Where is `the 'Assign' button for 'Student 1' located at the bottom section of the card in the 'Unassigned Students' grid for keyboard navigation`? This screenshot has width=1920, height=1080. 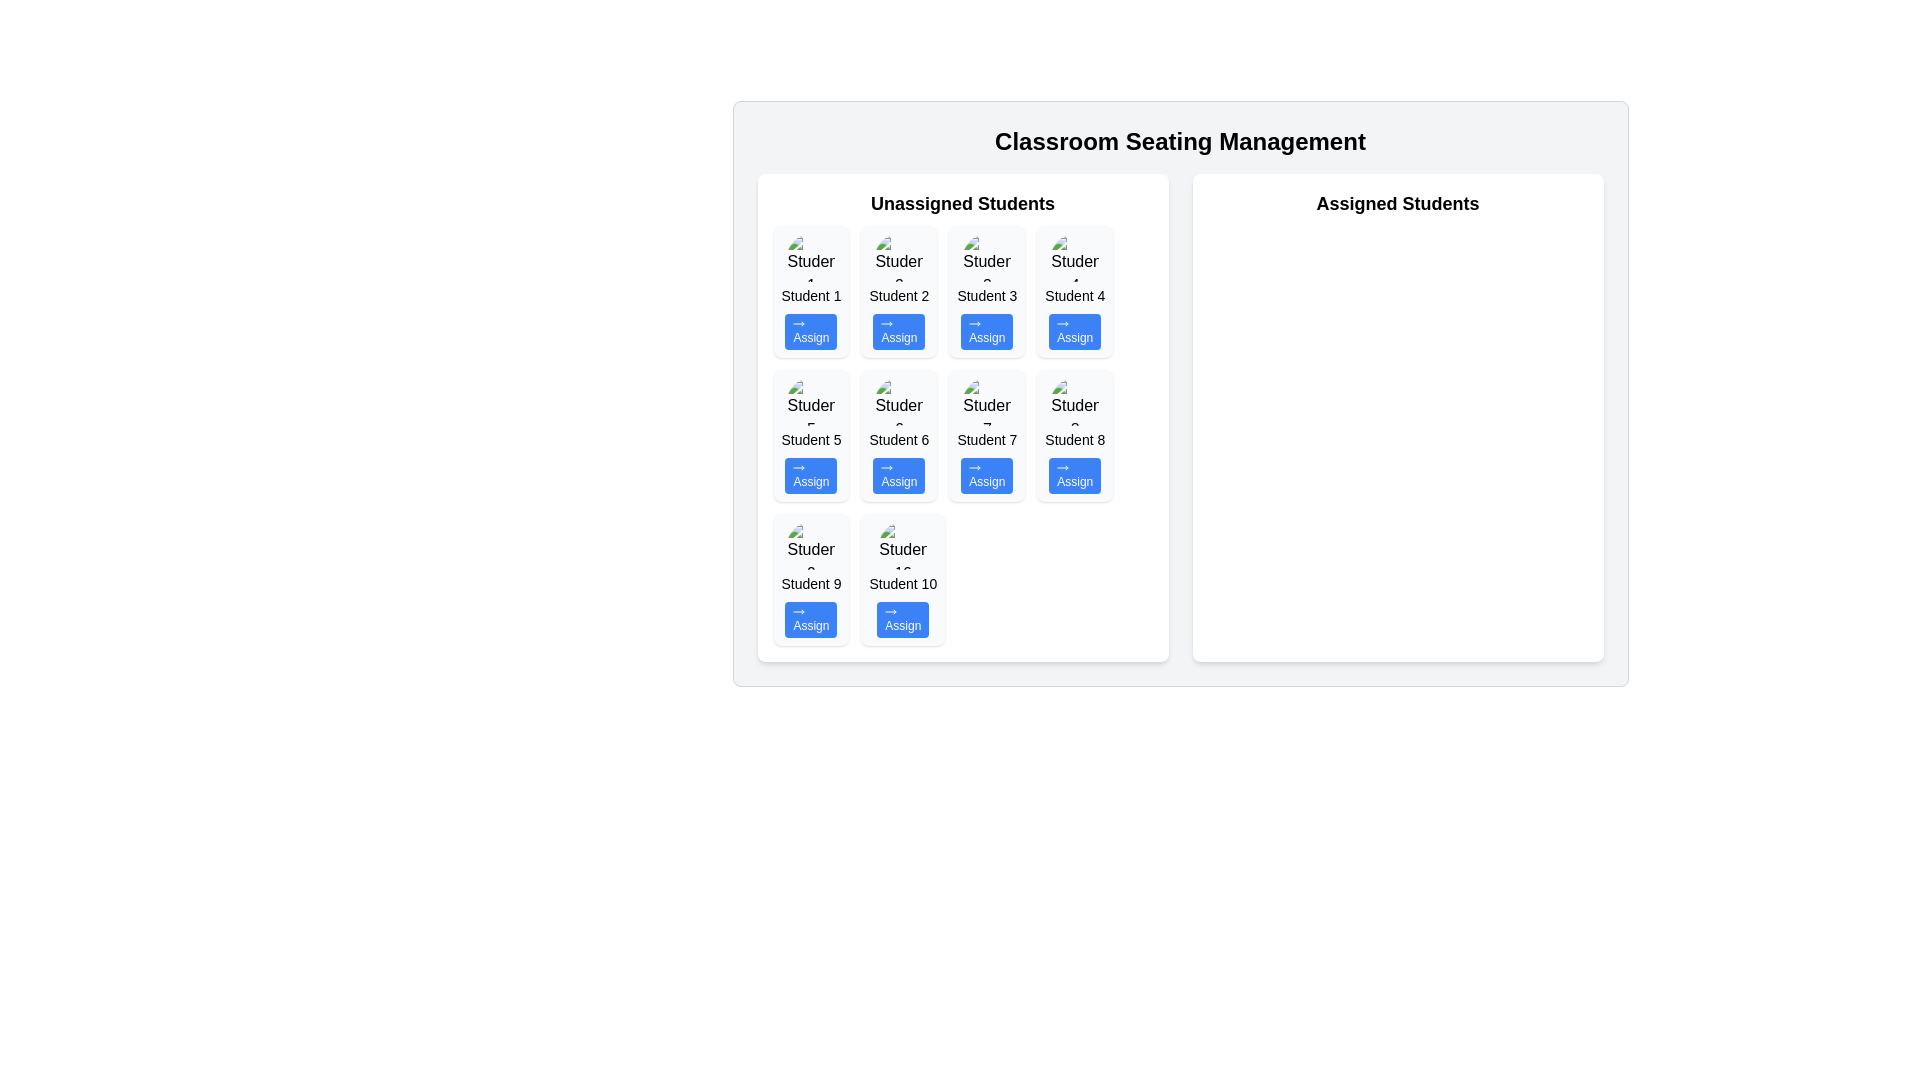
the 'Assign' button for 'Student 1' located at the bottom section of the card in the 'Unassigned Students' grid for keyboard navigation is located at coordinates (811, 330).